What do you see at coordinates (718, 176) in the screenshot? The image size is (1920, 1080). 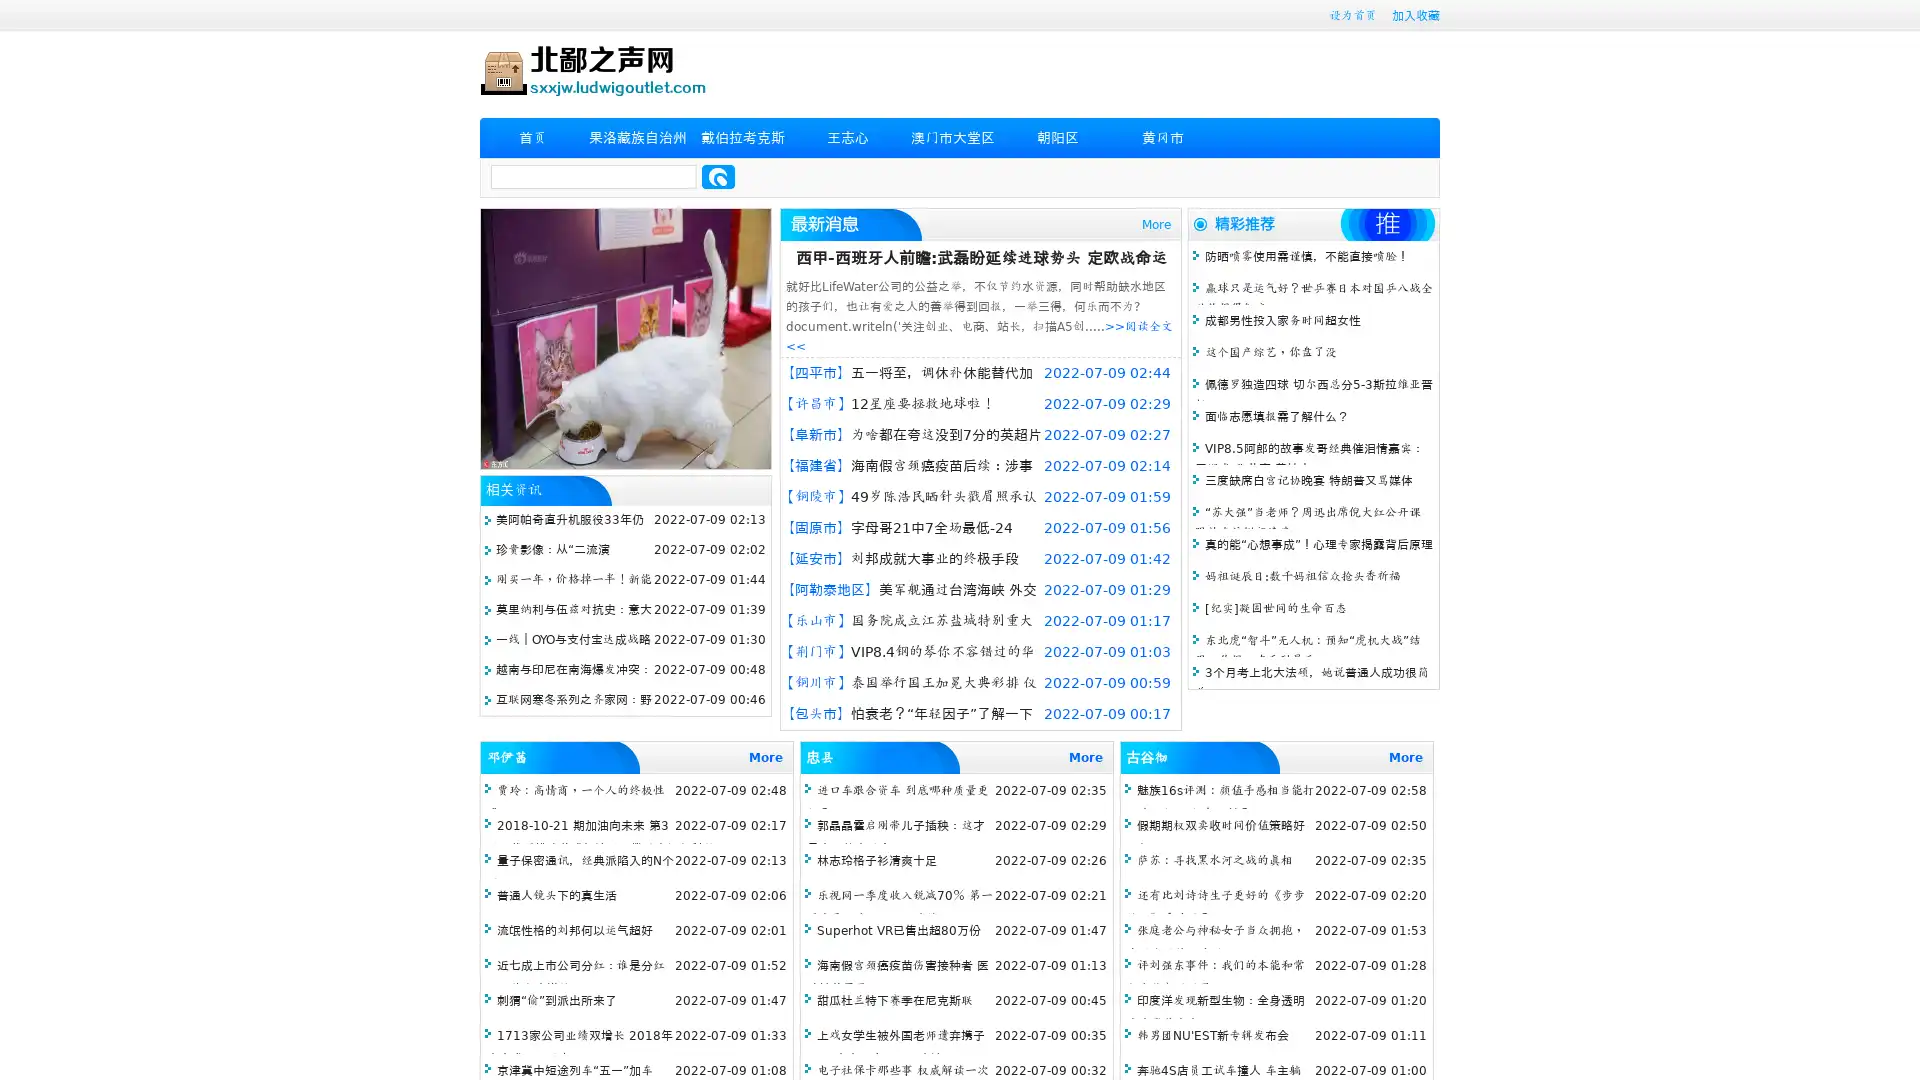 I see `Search` at bounding box center [718, 176].